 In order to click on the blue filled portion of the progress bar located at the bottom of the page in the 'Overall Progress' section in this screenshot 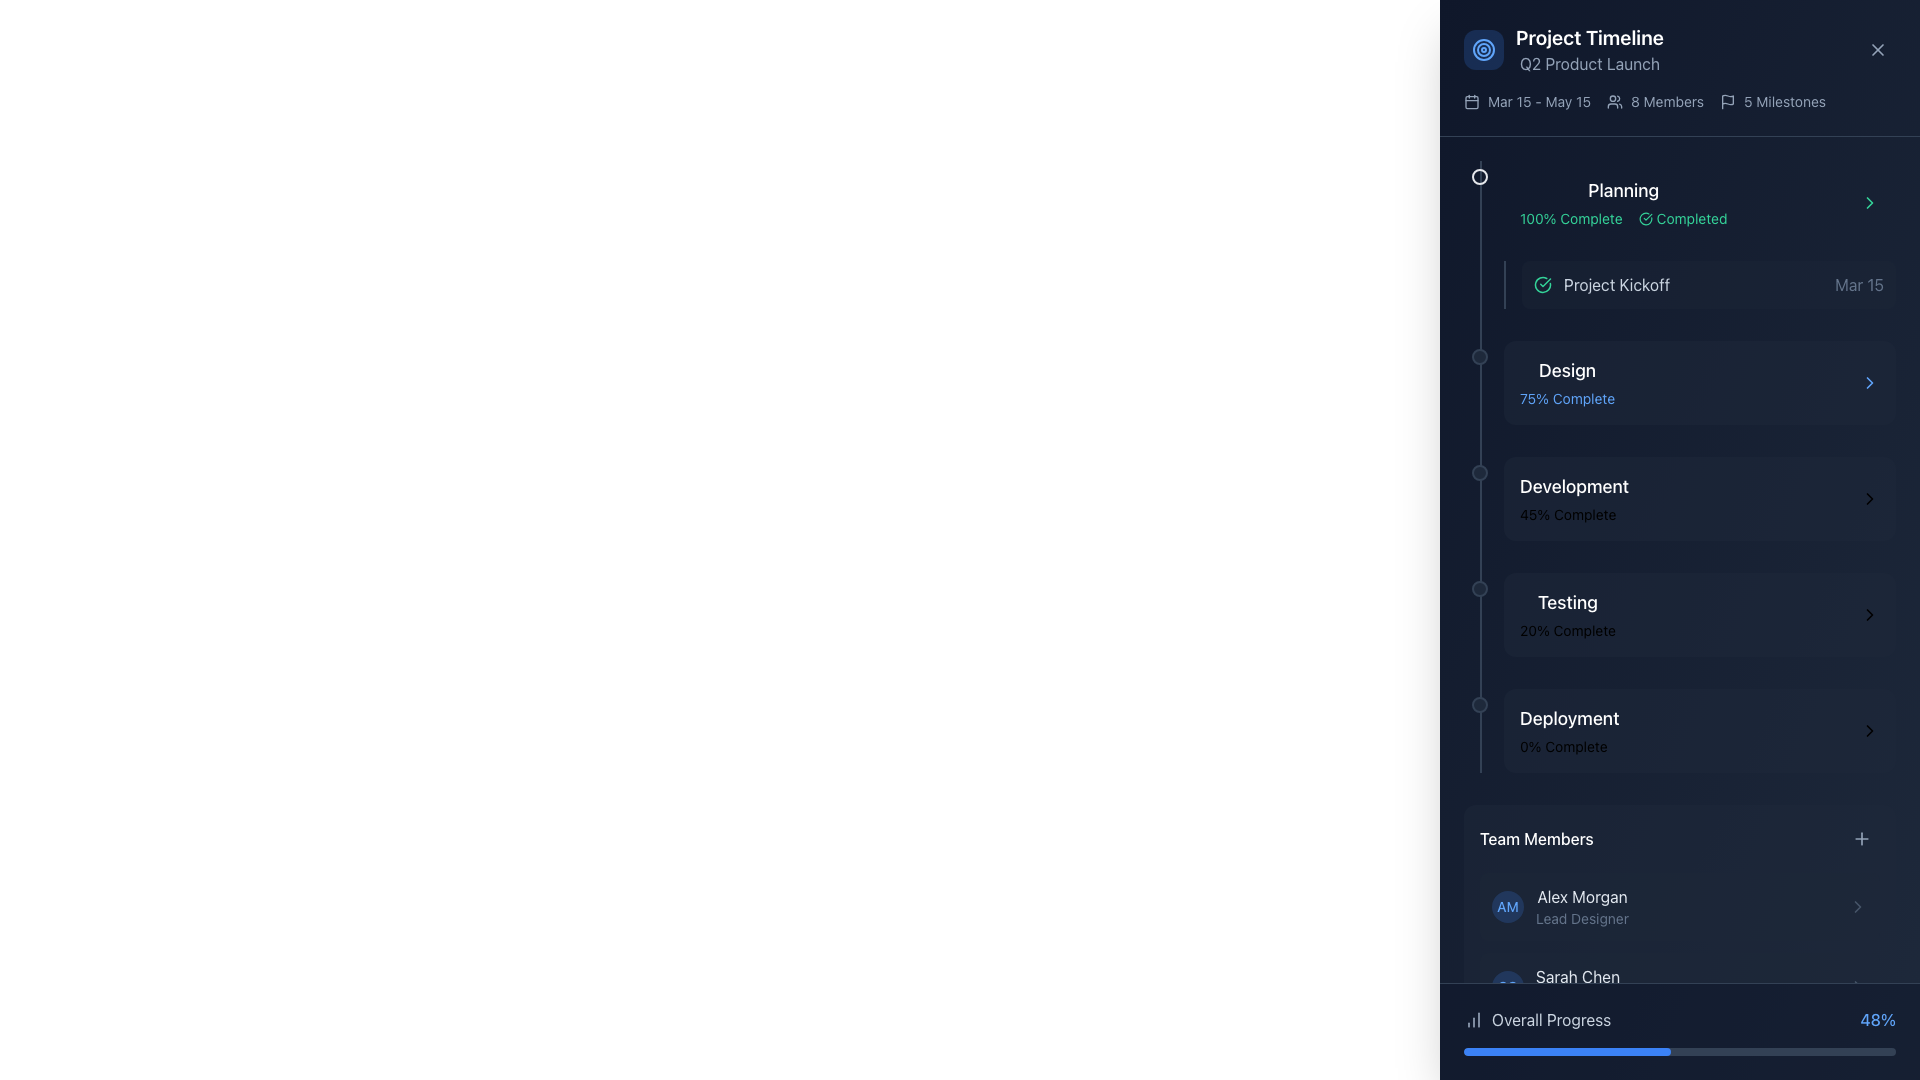, I will do `click(1566, 1051)`.